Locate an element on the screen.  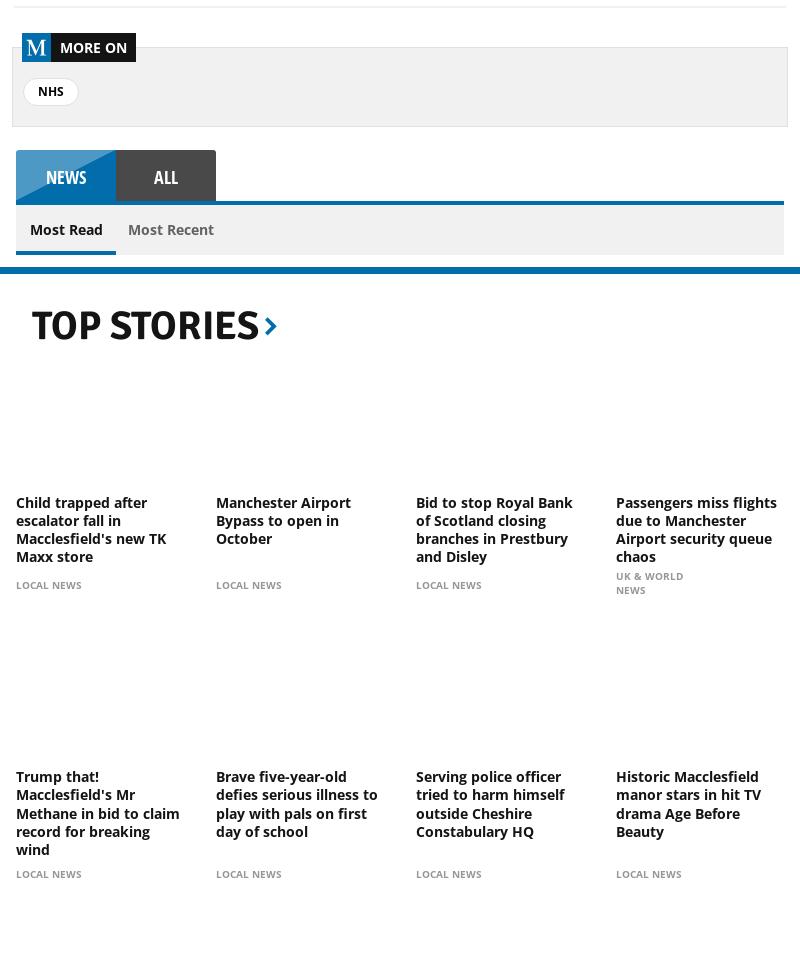
'Bid to stop Royal Bank of Scotland closing branches in Prestbury and Disley' is located at coordinates (494, 528).